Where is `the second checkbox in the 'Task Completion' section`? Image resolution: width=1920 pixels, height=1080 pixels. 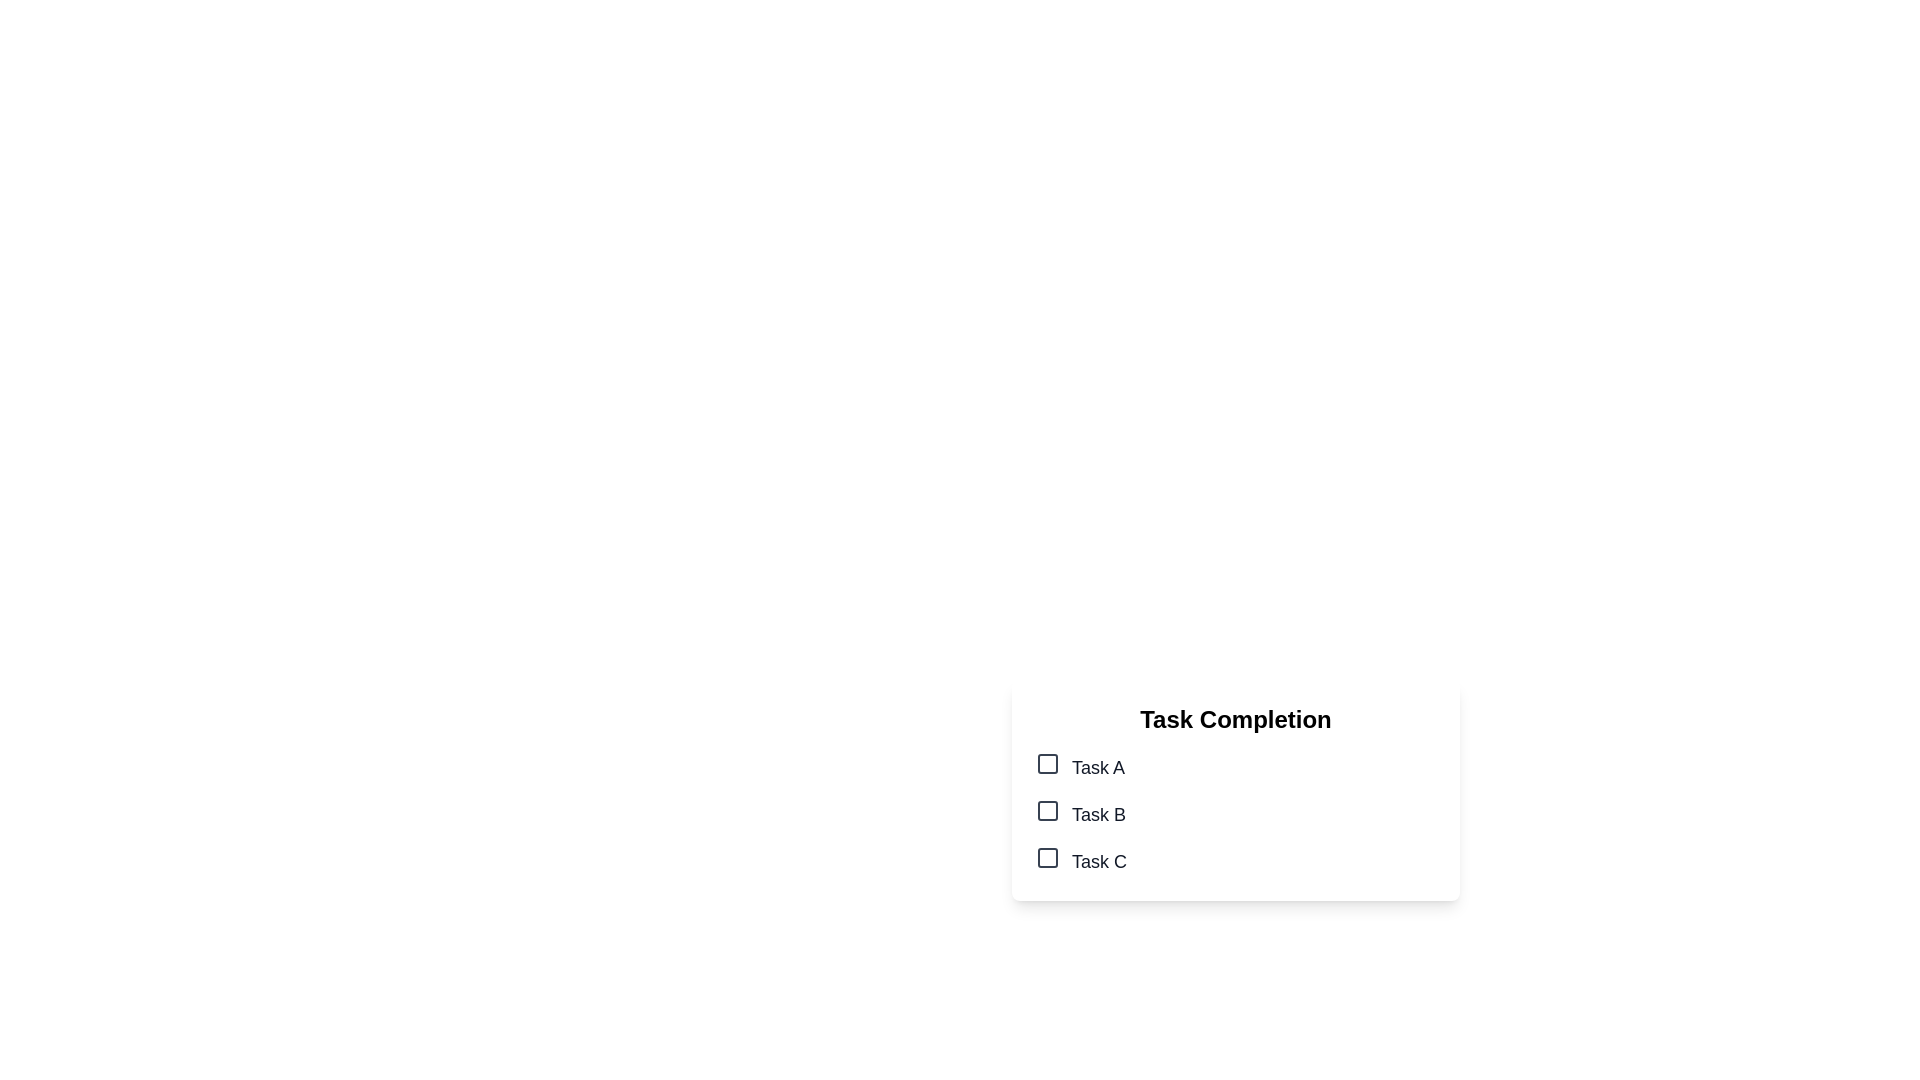 the second checkbox in the 'Task Completion' section is located at coordinates (1046, 810).